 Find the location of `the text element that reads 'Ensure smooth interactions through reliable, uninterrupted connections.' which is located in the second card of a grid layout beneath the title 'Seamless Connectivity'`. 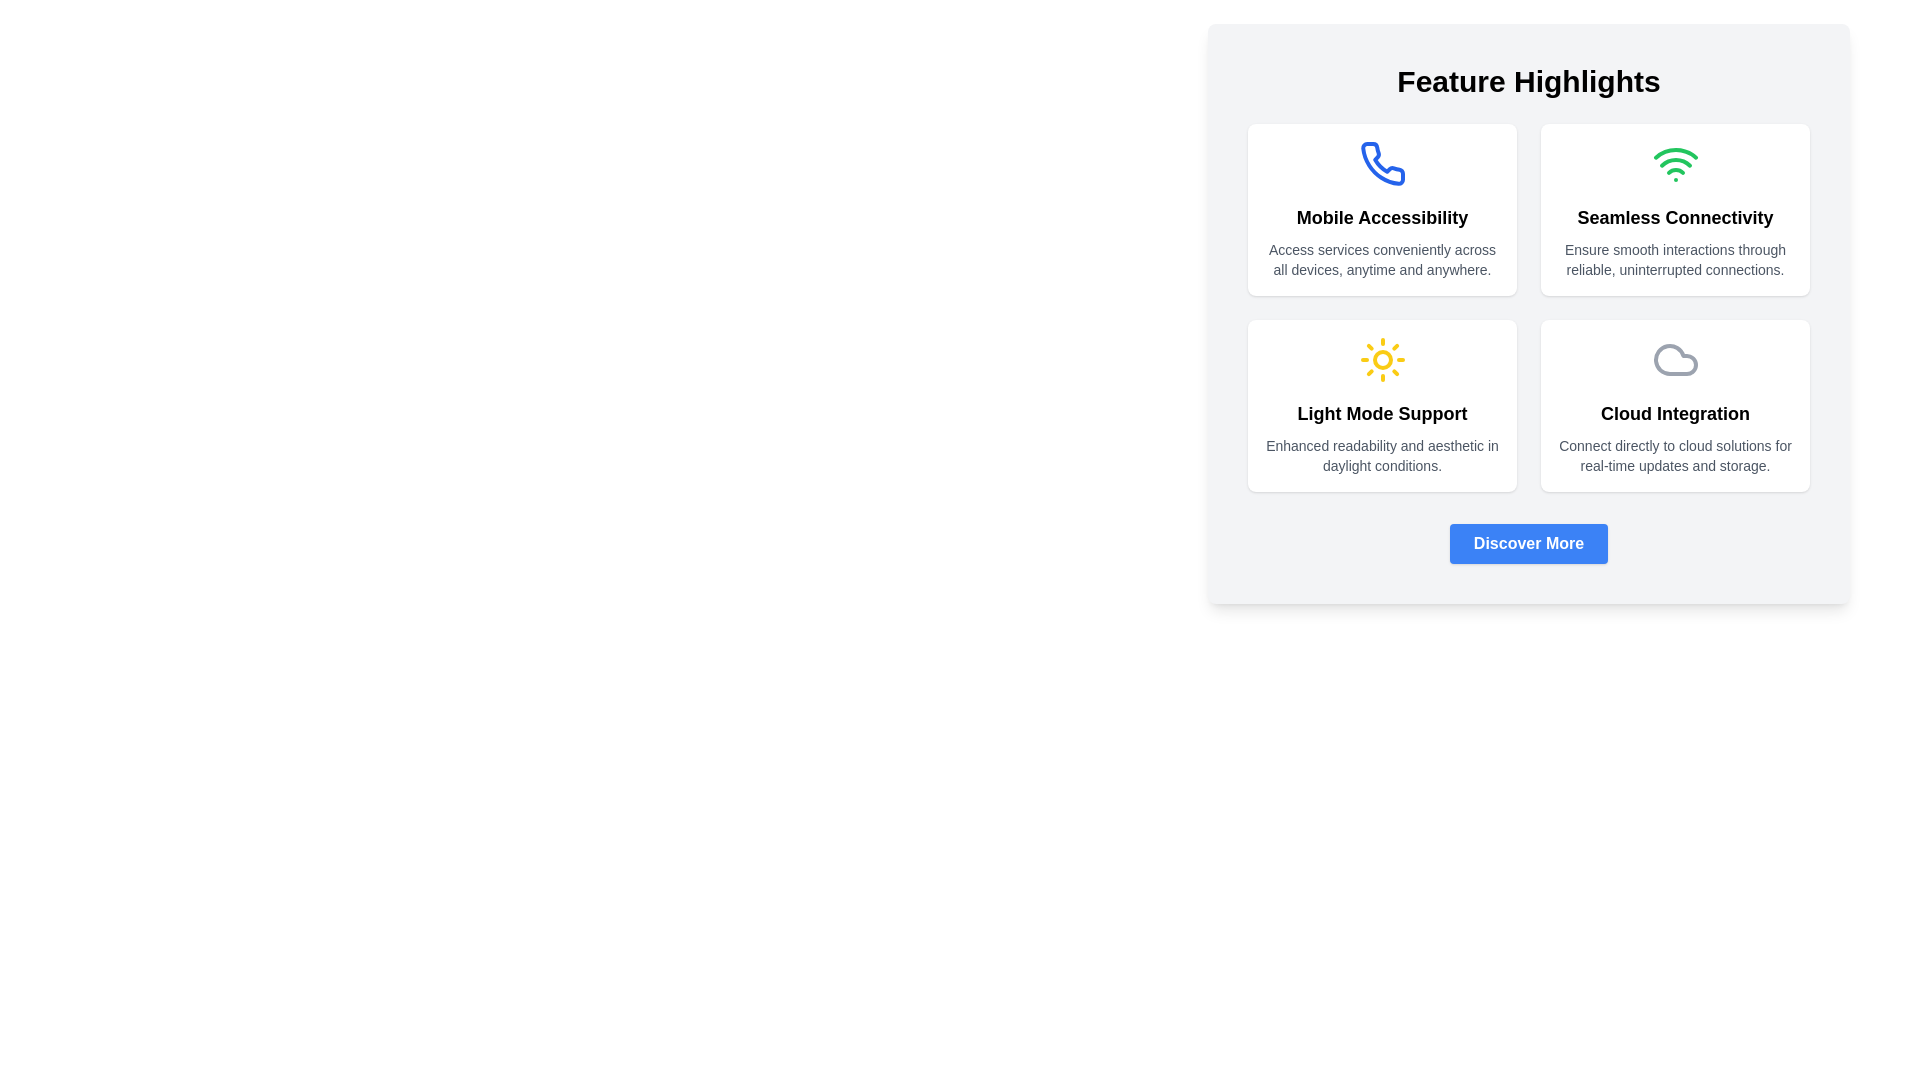

the text element that reads 'Ensure smooth interactions through reliable, uninterrupted connections.' which is located in the second card of a grid layout beneath the title 'Seamless Connectivity' is located at coordinates (1675, 258).